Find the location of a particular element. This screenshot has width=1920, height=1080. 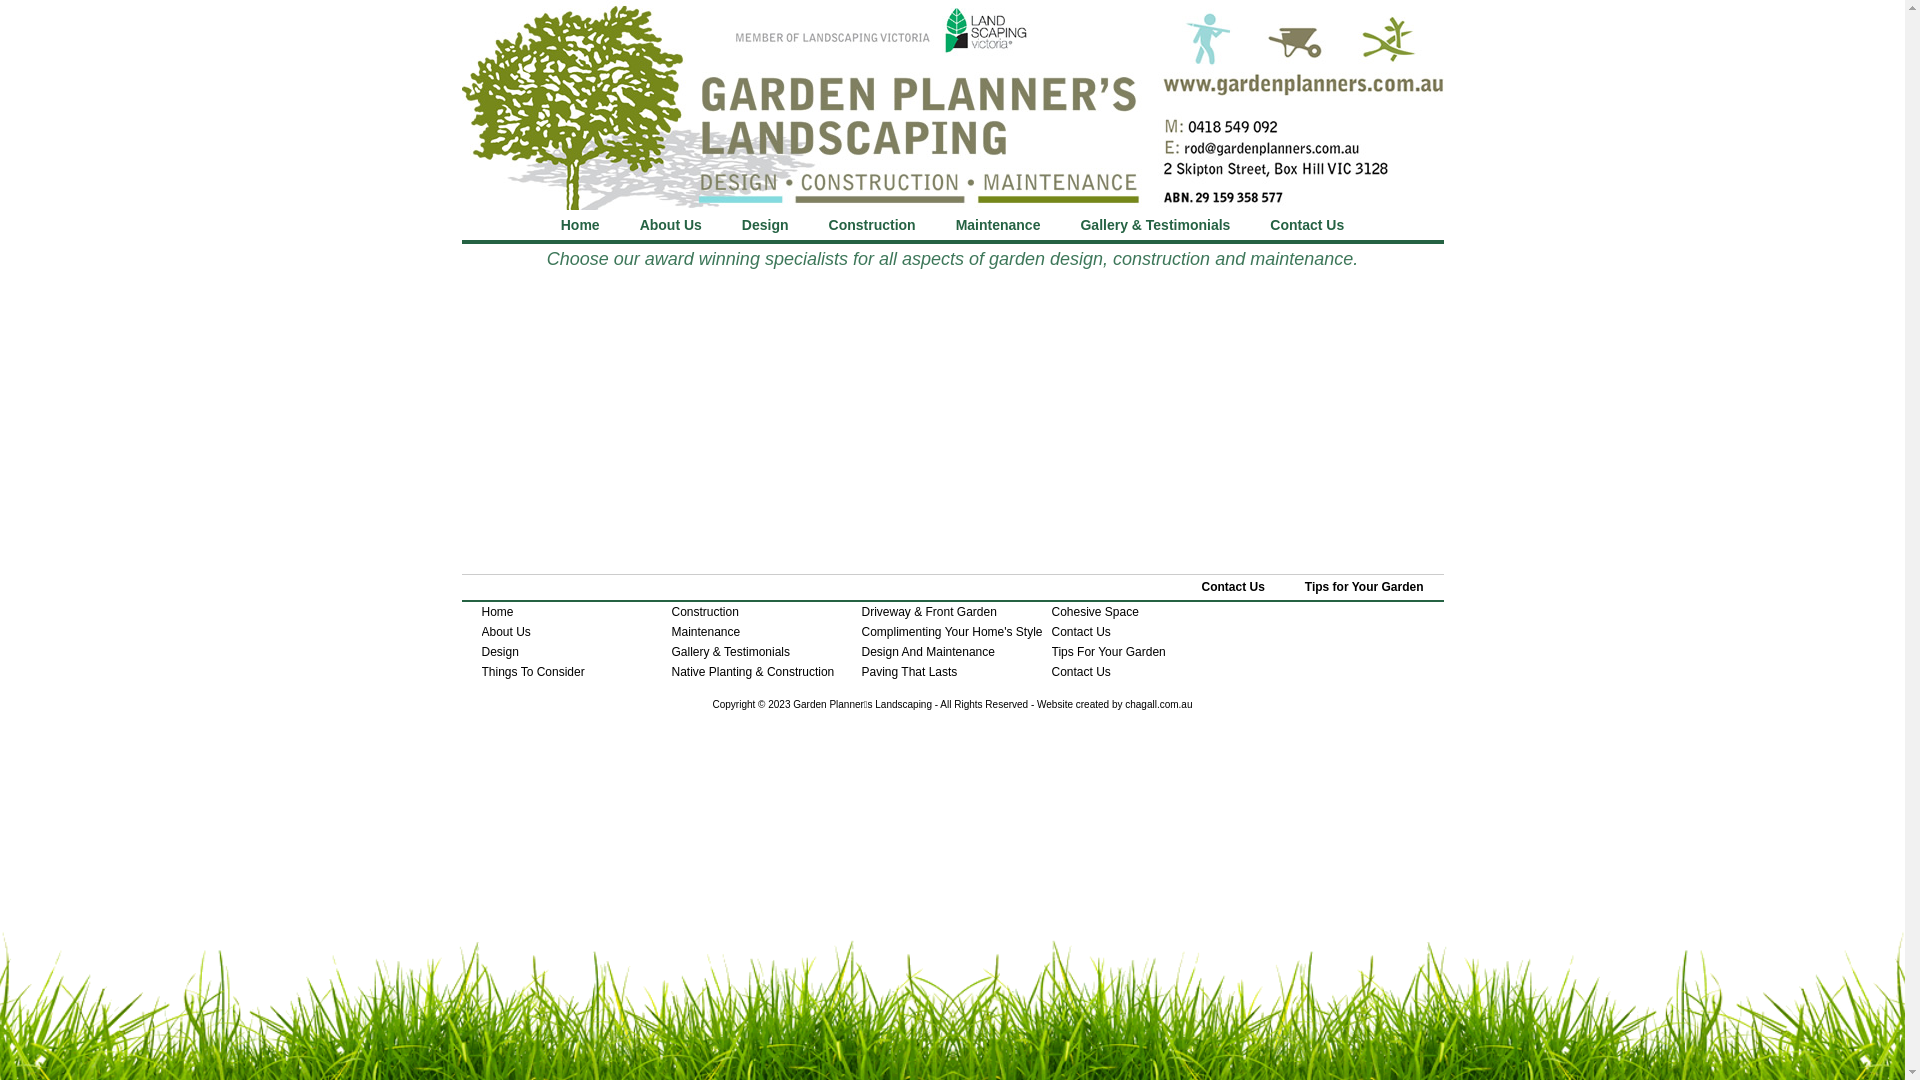

'Home' is located at coordinates (481, 611).